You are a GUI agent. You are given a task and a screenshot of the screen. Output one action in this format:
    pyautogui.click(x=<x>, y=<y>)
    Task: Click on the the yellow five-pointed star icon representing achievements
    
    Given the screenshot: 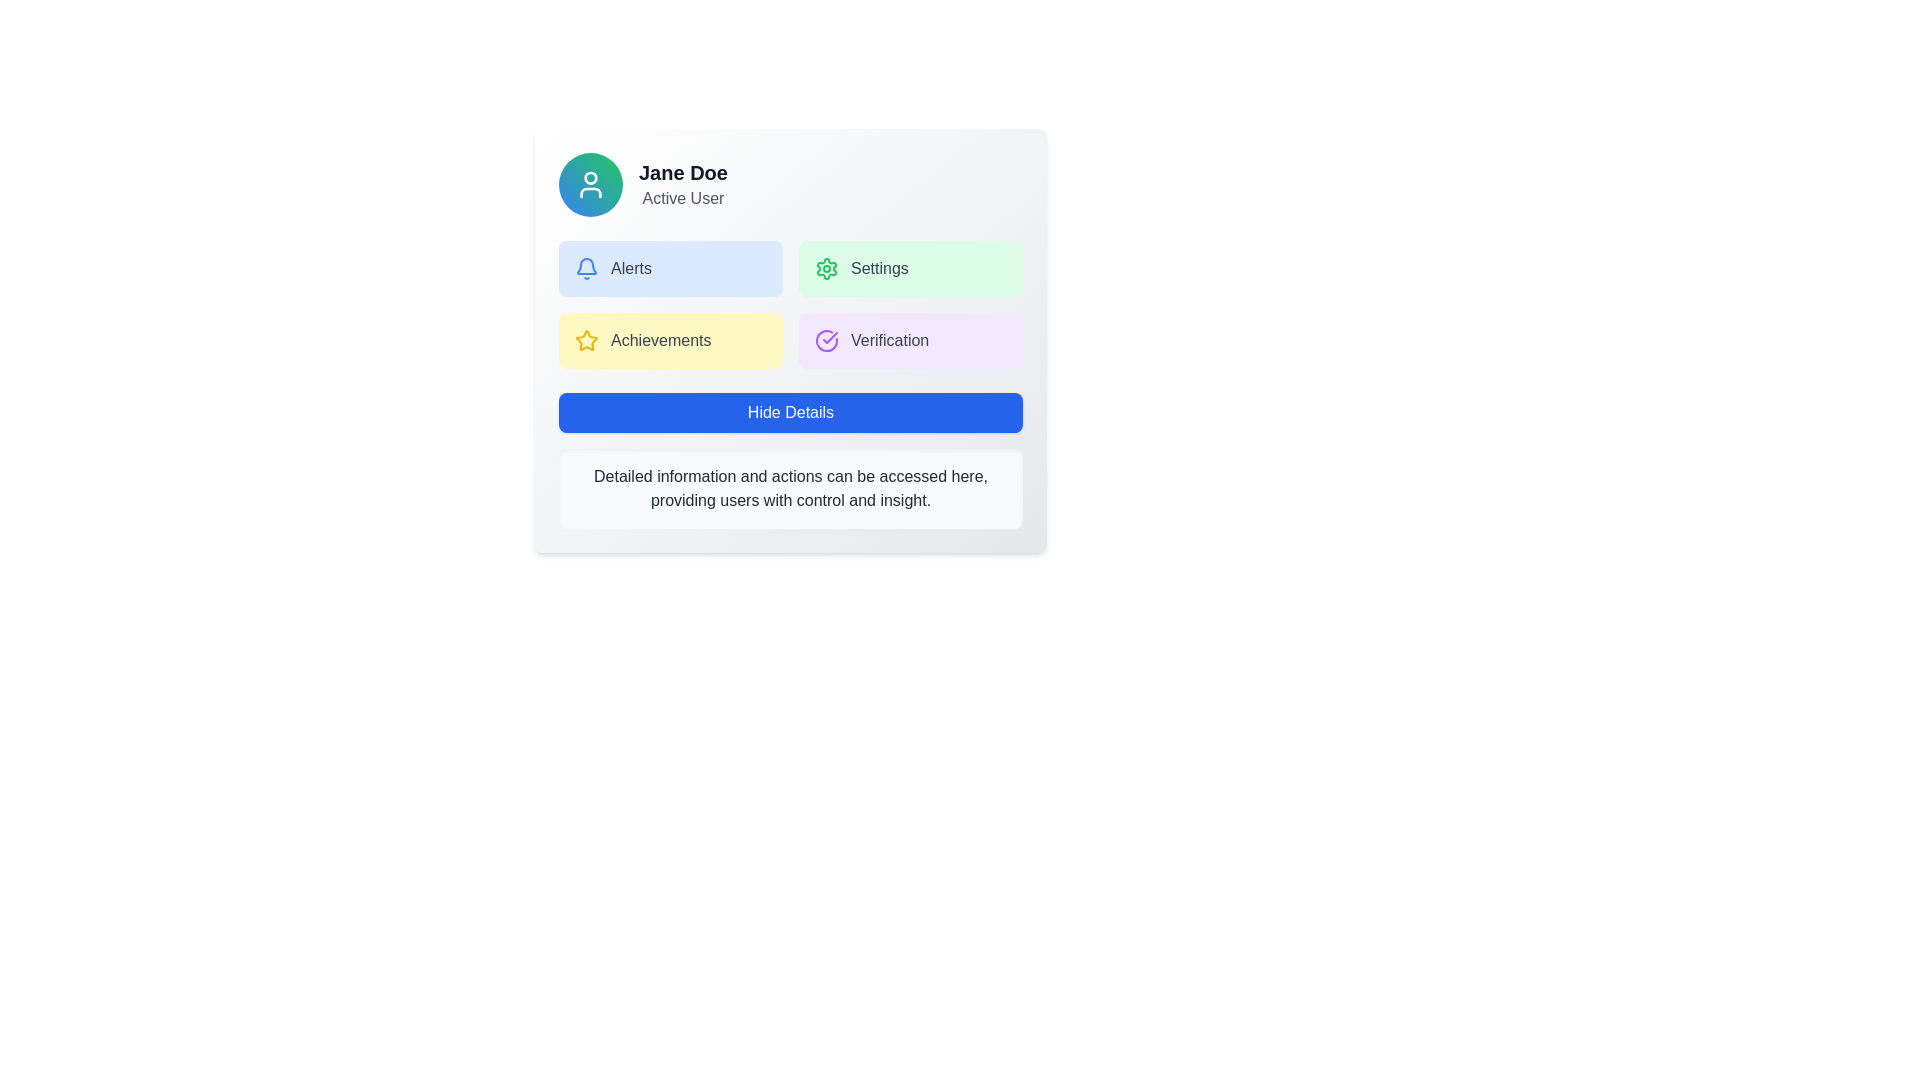 What is the action you would take?
    pyautogui.click(x=585, y=339)
    